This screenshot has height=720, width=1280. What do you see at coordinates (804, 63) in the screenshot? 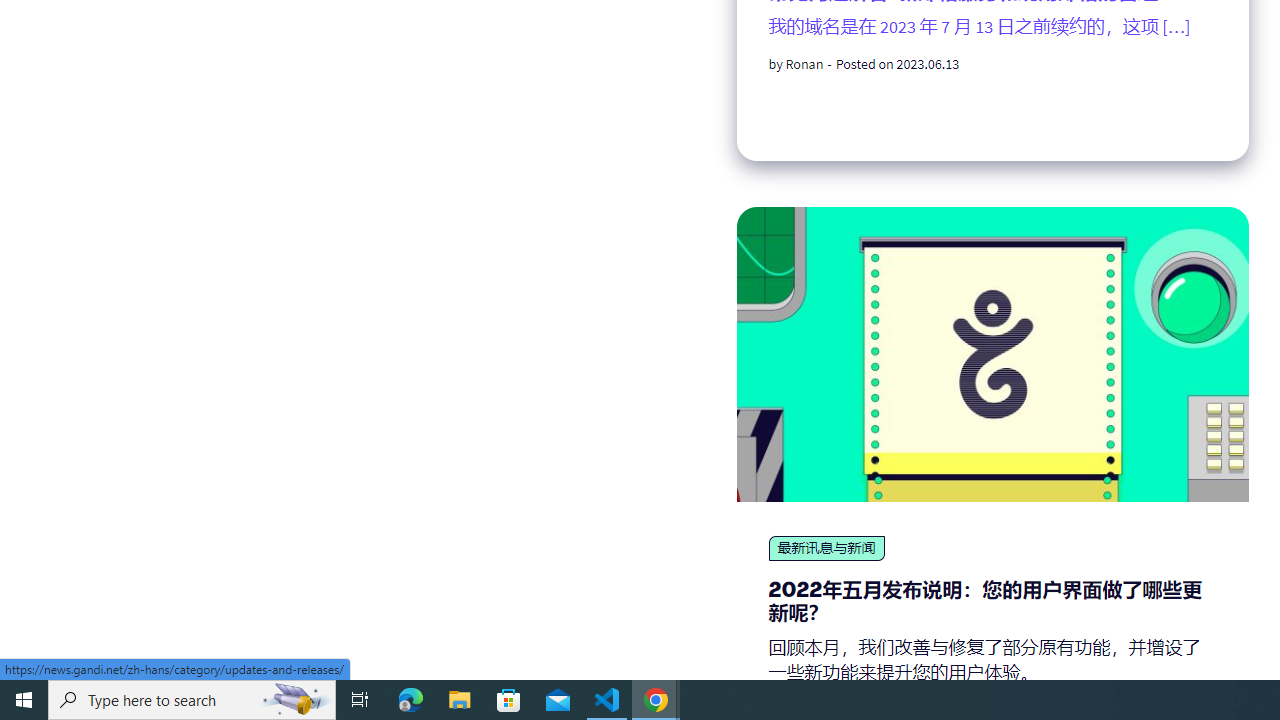
I see `'Ronan'` at bounding box center [804, 63].